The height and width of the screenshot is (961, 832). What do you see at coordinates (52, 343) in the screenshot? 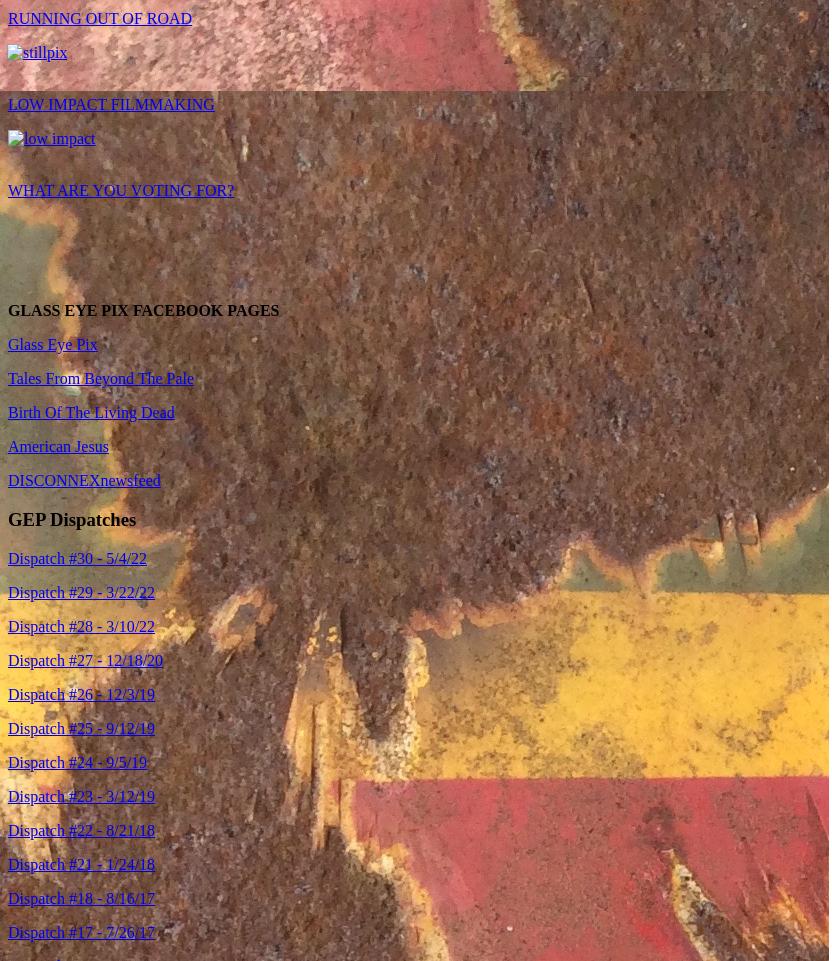
I see `'Glass Eye Pix'` at bounding box center [52, 343].